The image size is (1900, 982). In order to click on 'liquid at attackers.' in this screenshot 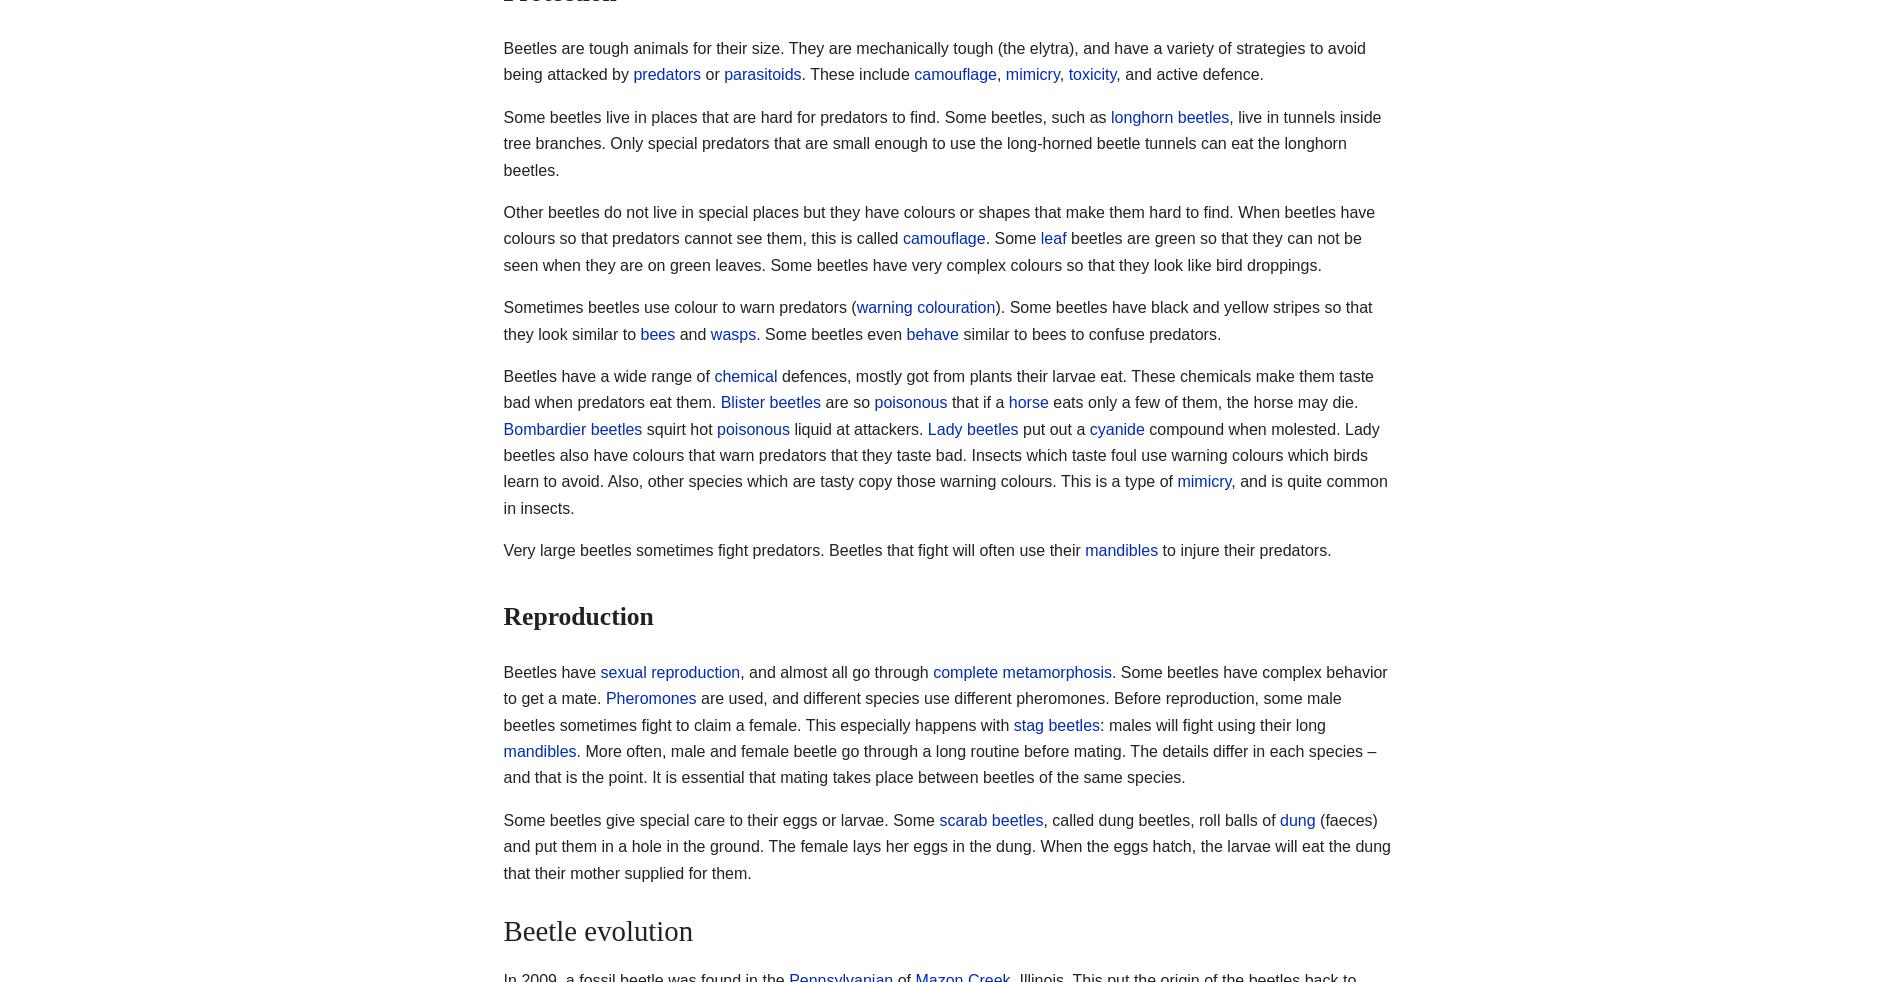, I will do `click(857, 428)`.